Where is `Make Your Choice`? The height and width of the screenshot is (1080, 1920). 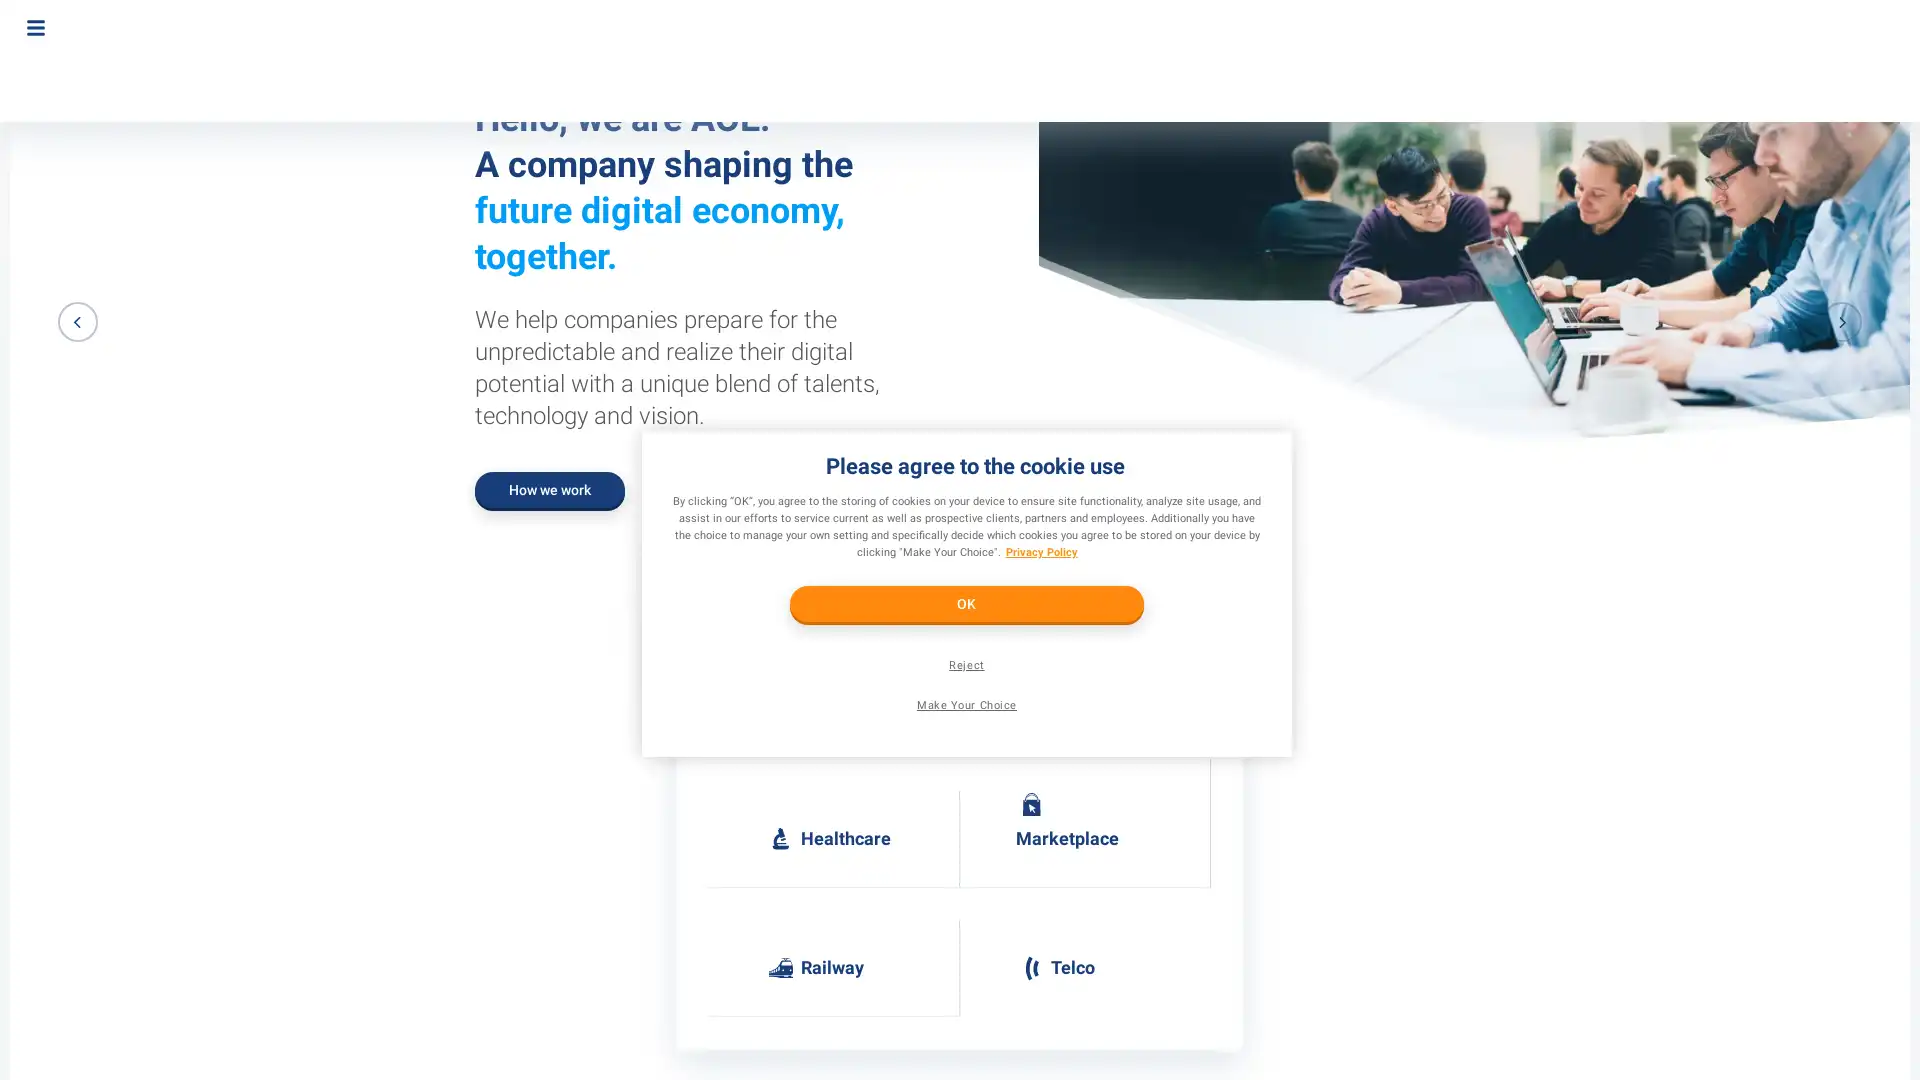 Make Your Choice is located at coordinates (966, 704).